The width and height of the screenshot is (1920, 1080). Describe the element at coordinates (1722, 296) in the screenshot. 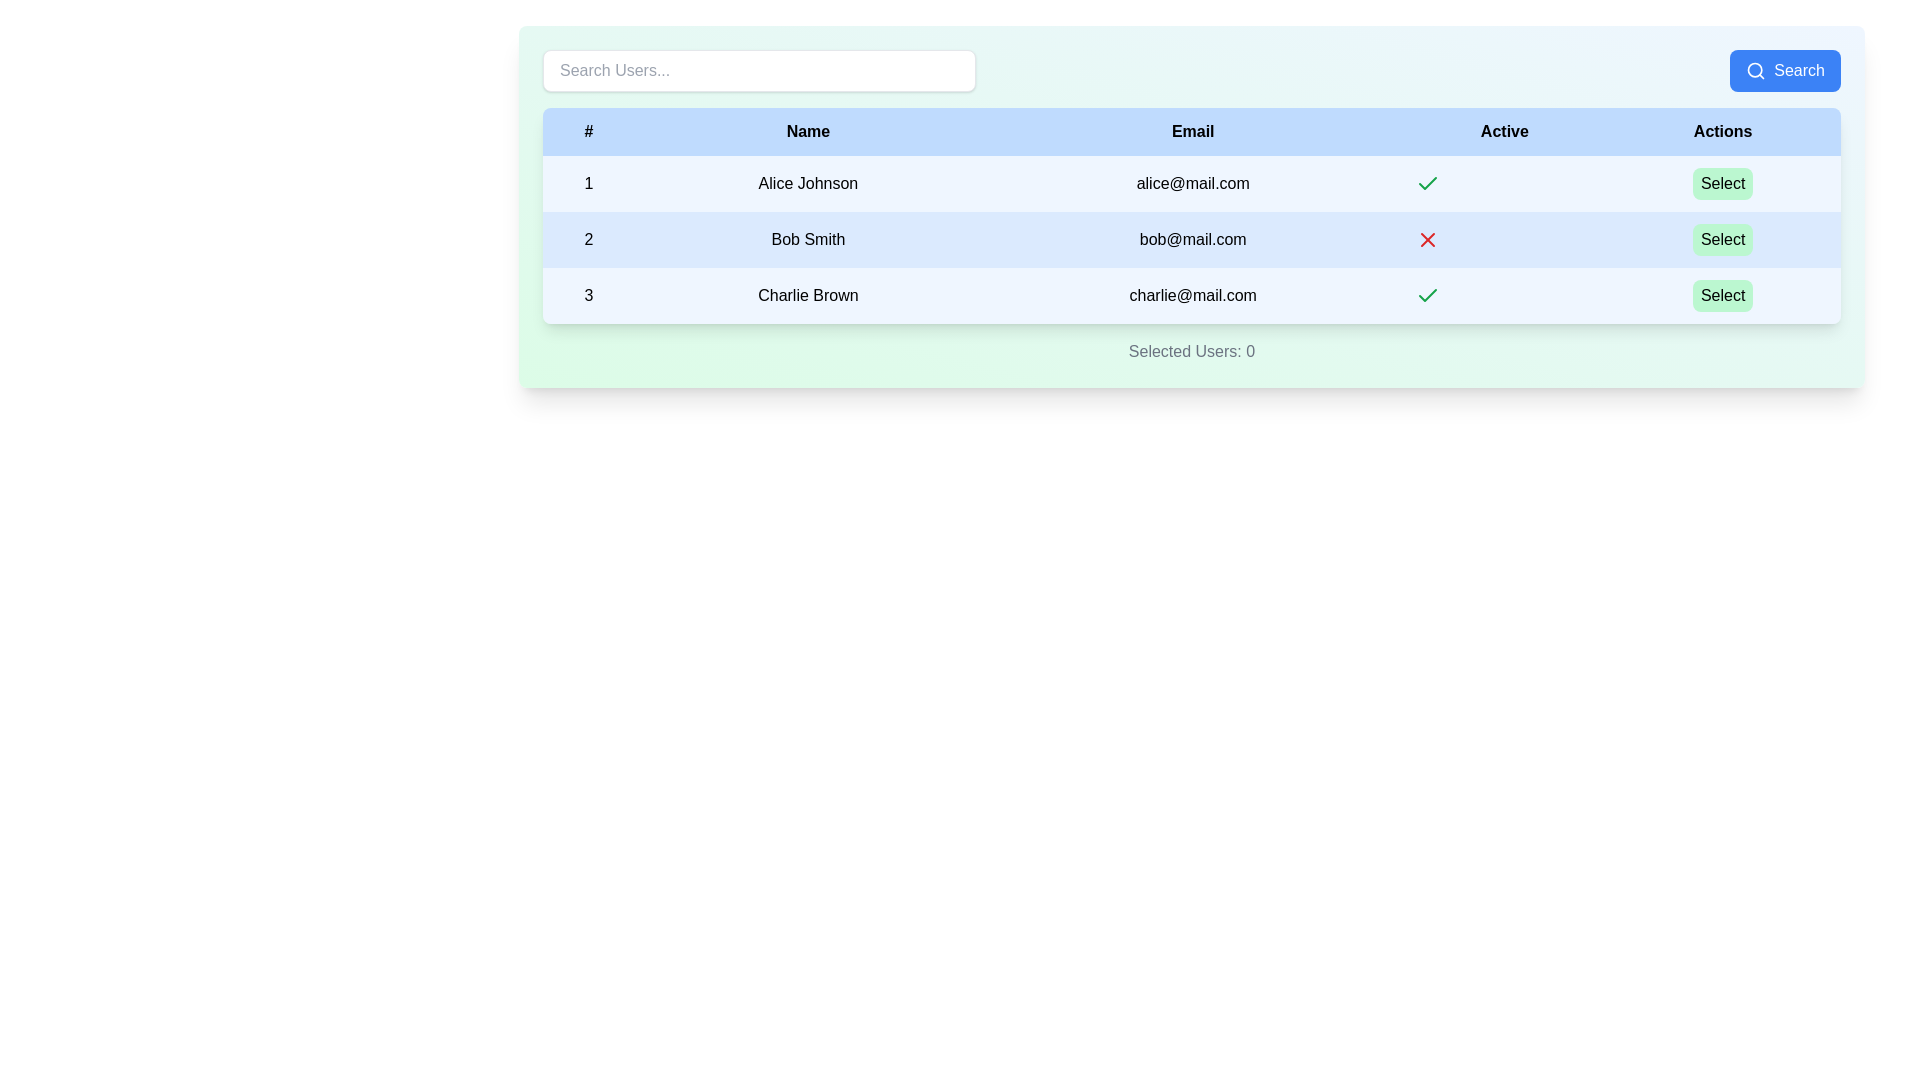

I see `the button associated with the 'Charlie Brown' entry for keyboard navigation` at that location.